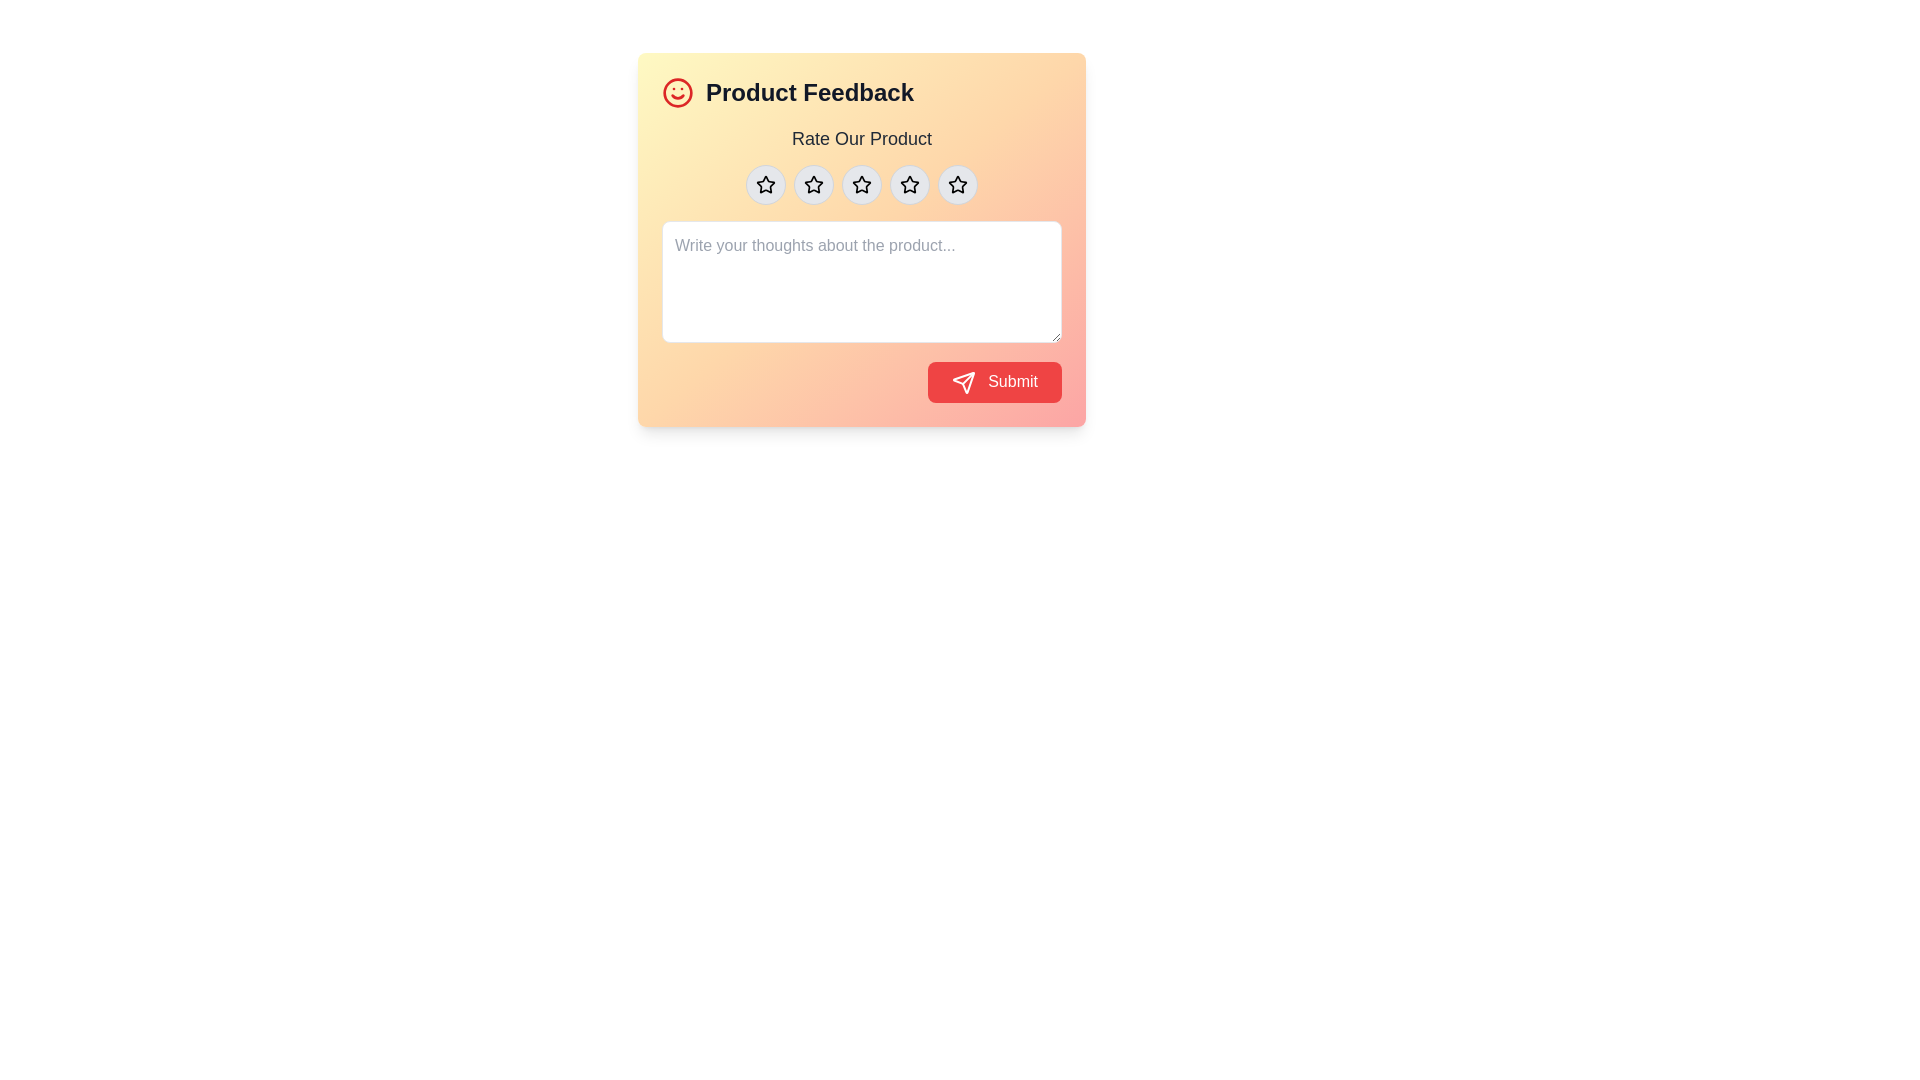  What do you see at coordinates (957, 185) in the screenshot?
I see `the fifth star-shaped icon in the interactive star rating section` at bounding box center [957, 185].